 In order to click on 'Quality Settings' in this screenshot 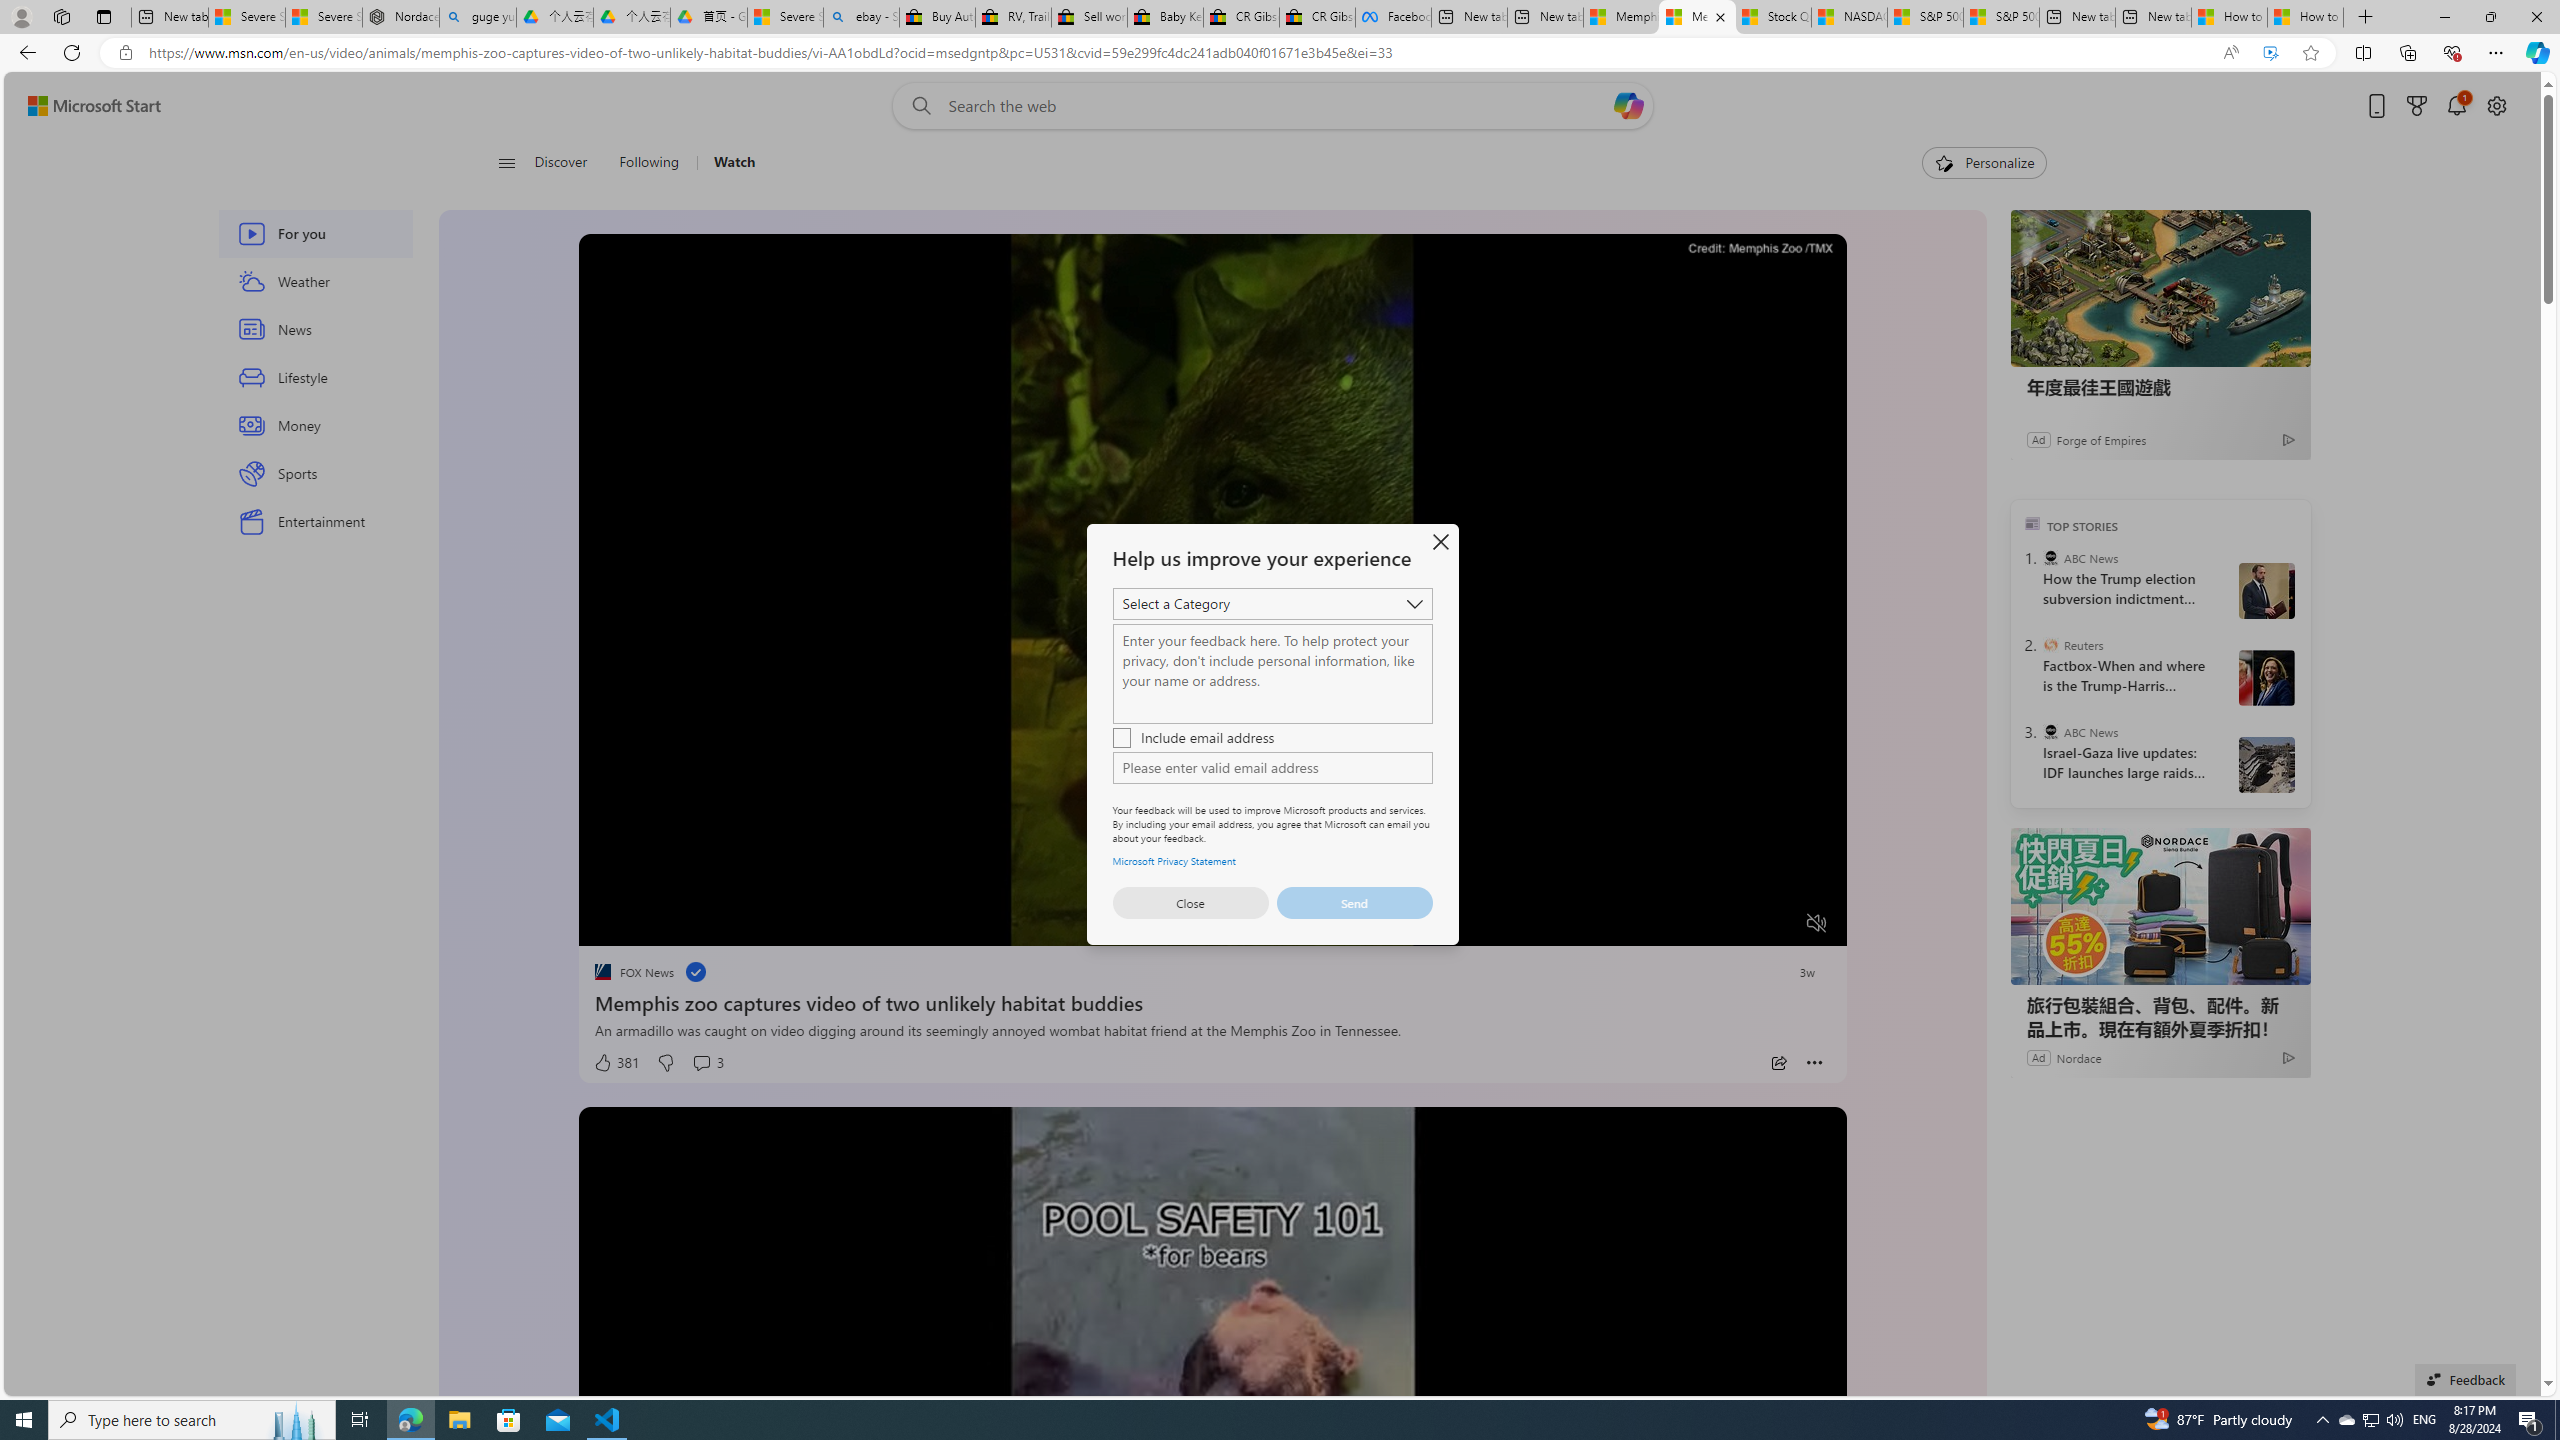, I will do `click(1696, 923)`.